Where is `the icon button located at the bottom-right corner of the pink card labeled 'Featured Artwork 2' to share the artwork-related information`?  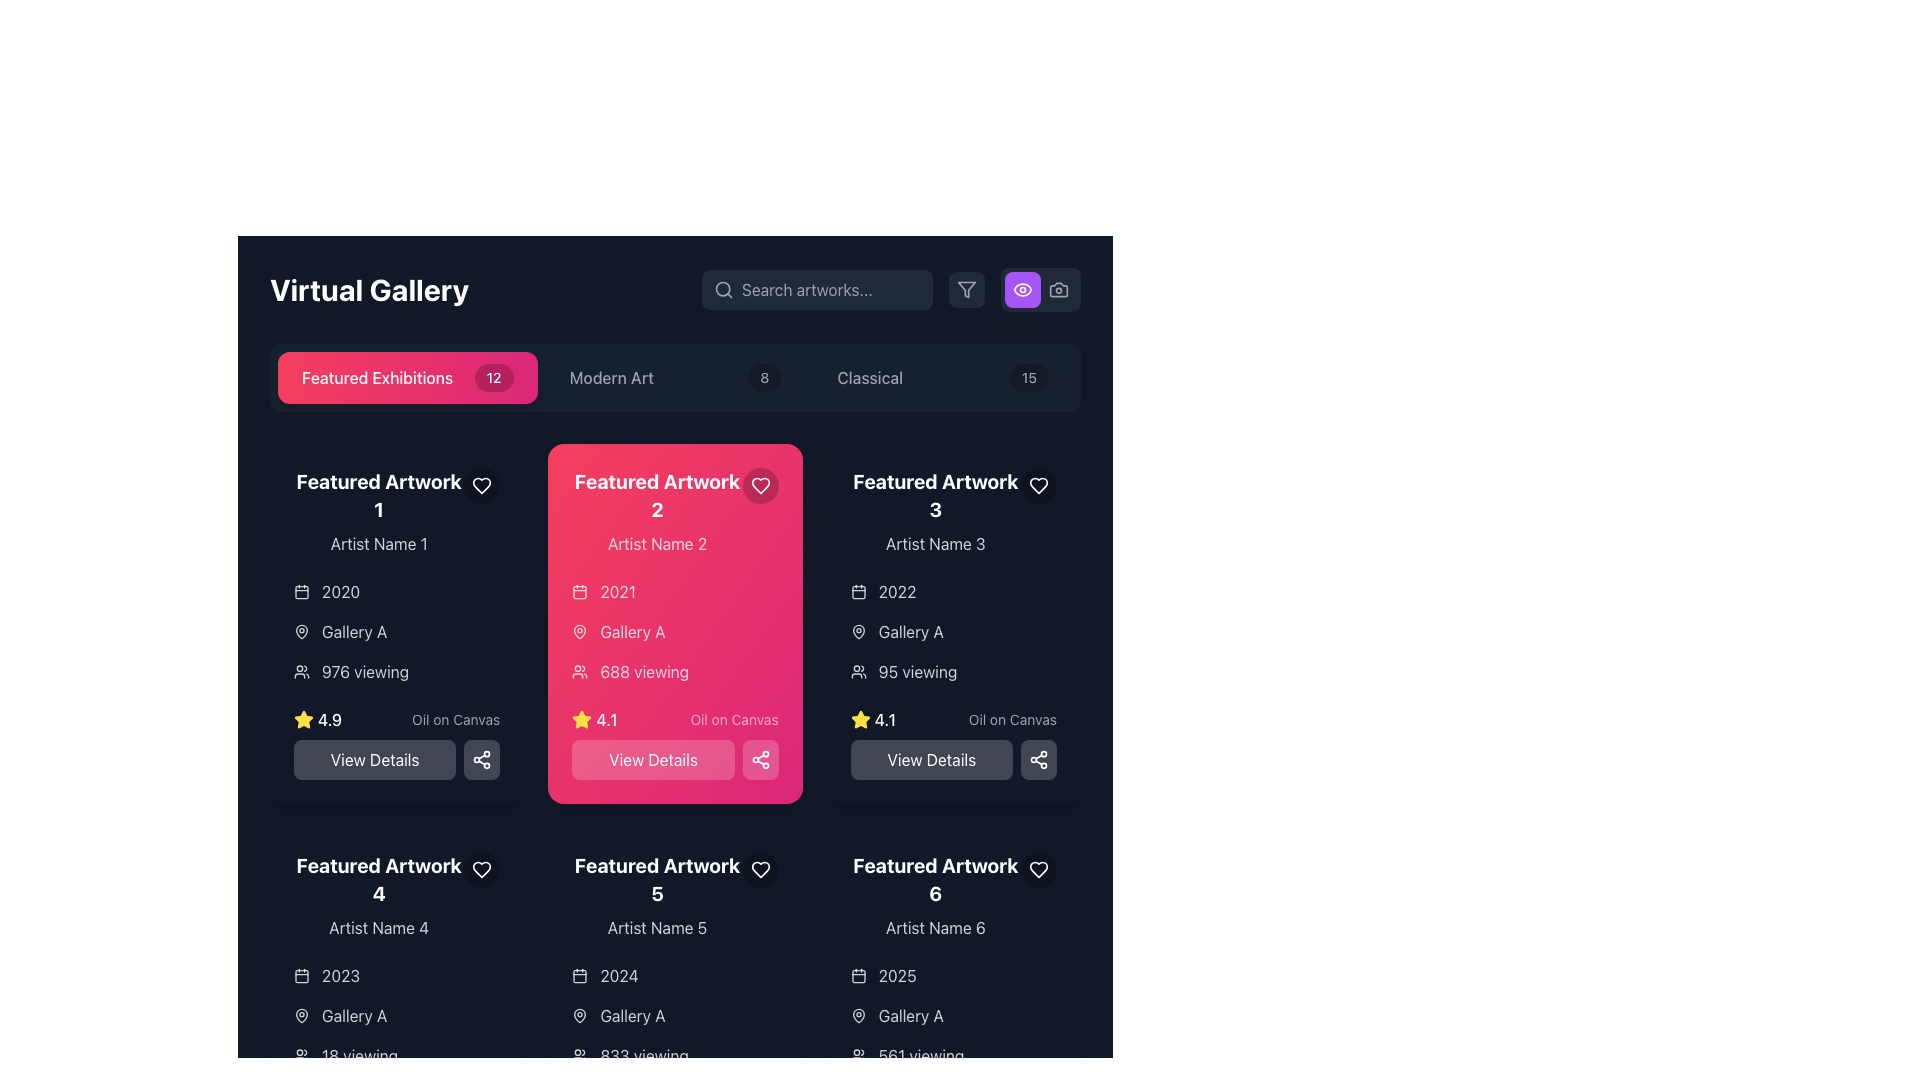
the icon button located at the bottom-right corner of the pink card labeled 'Featured Artwork 2' to share the artwork-related information is located at coordinates (759, 759).